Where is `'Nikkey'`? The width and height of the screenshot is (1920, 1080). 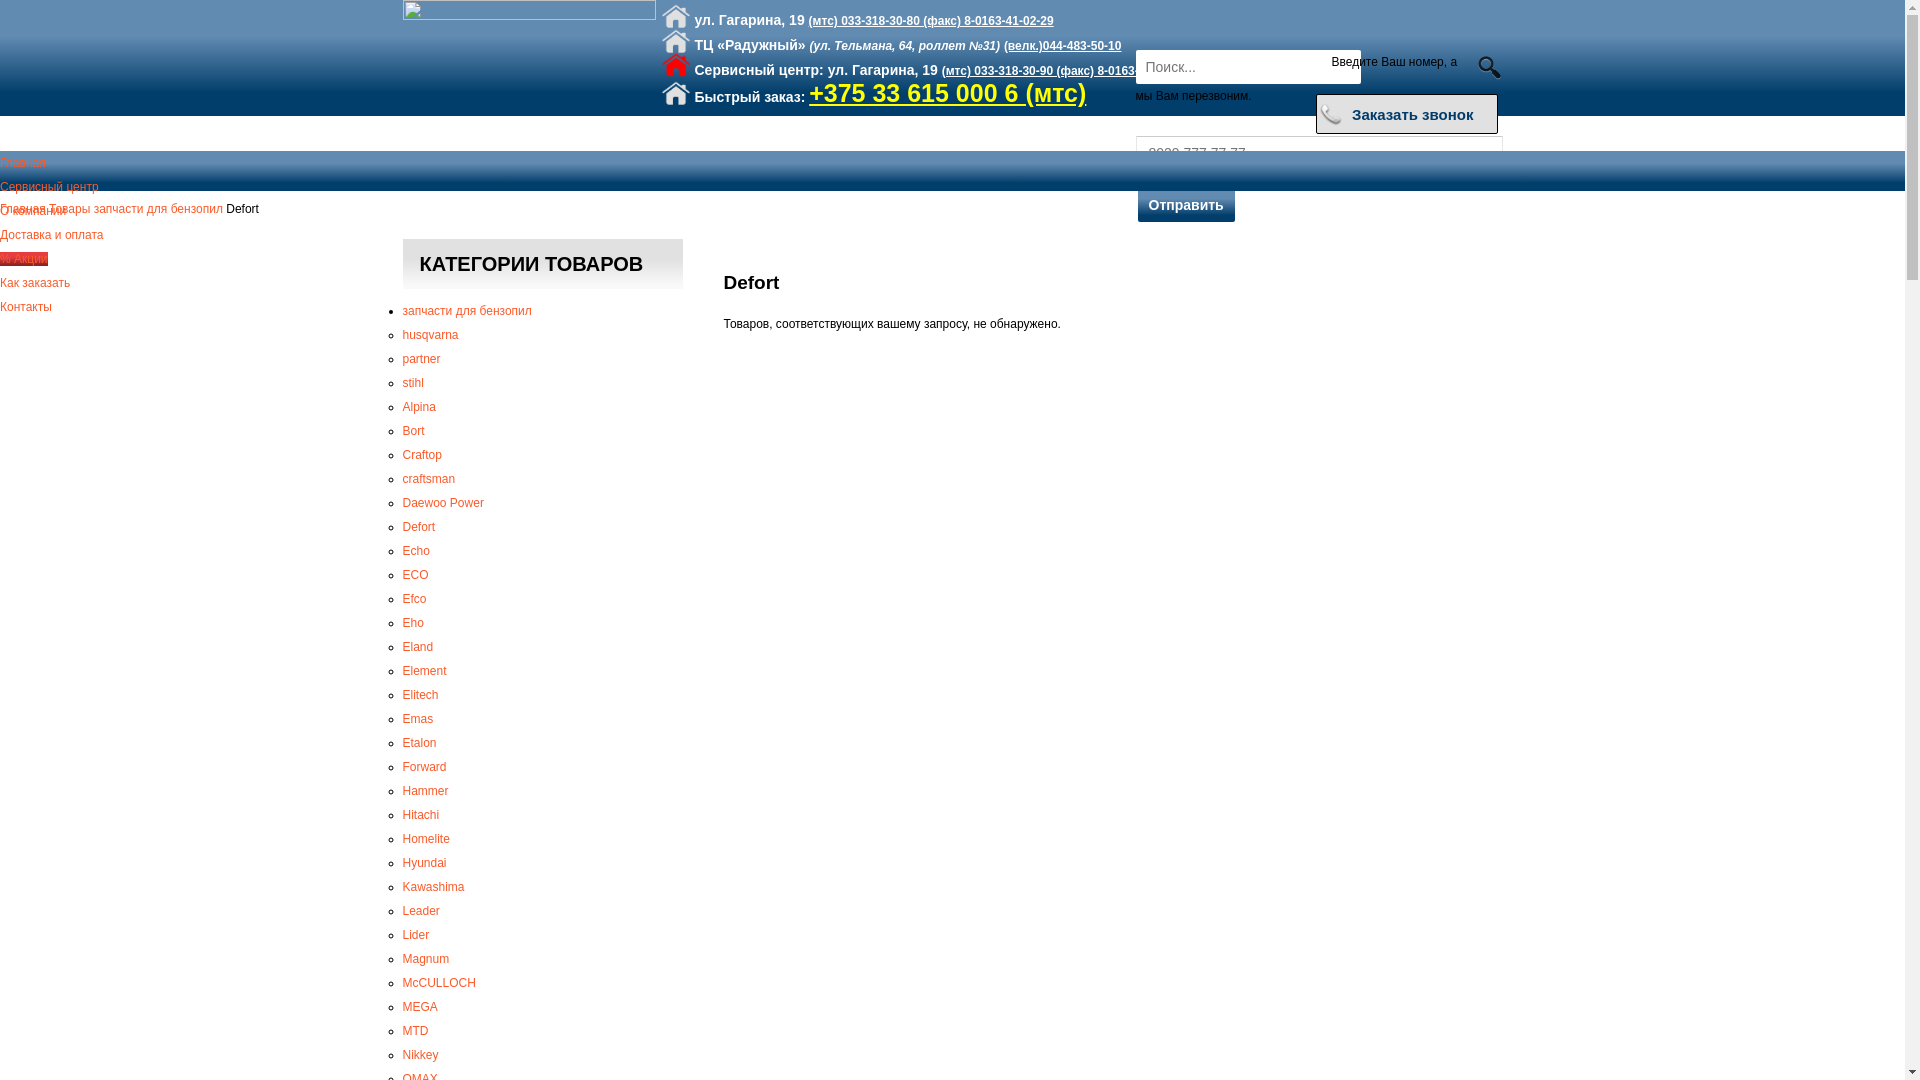 'Nikkey' is located at coordinates (419, 1054).